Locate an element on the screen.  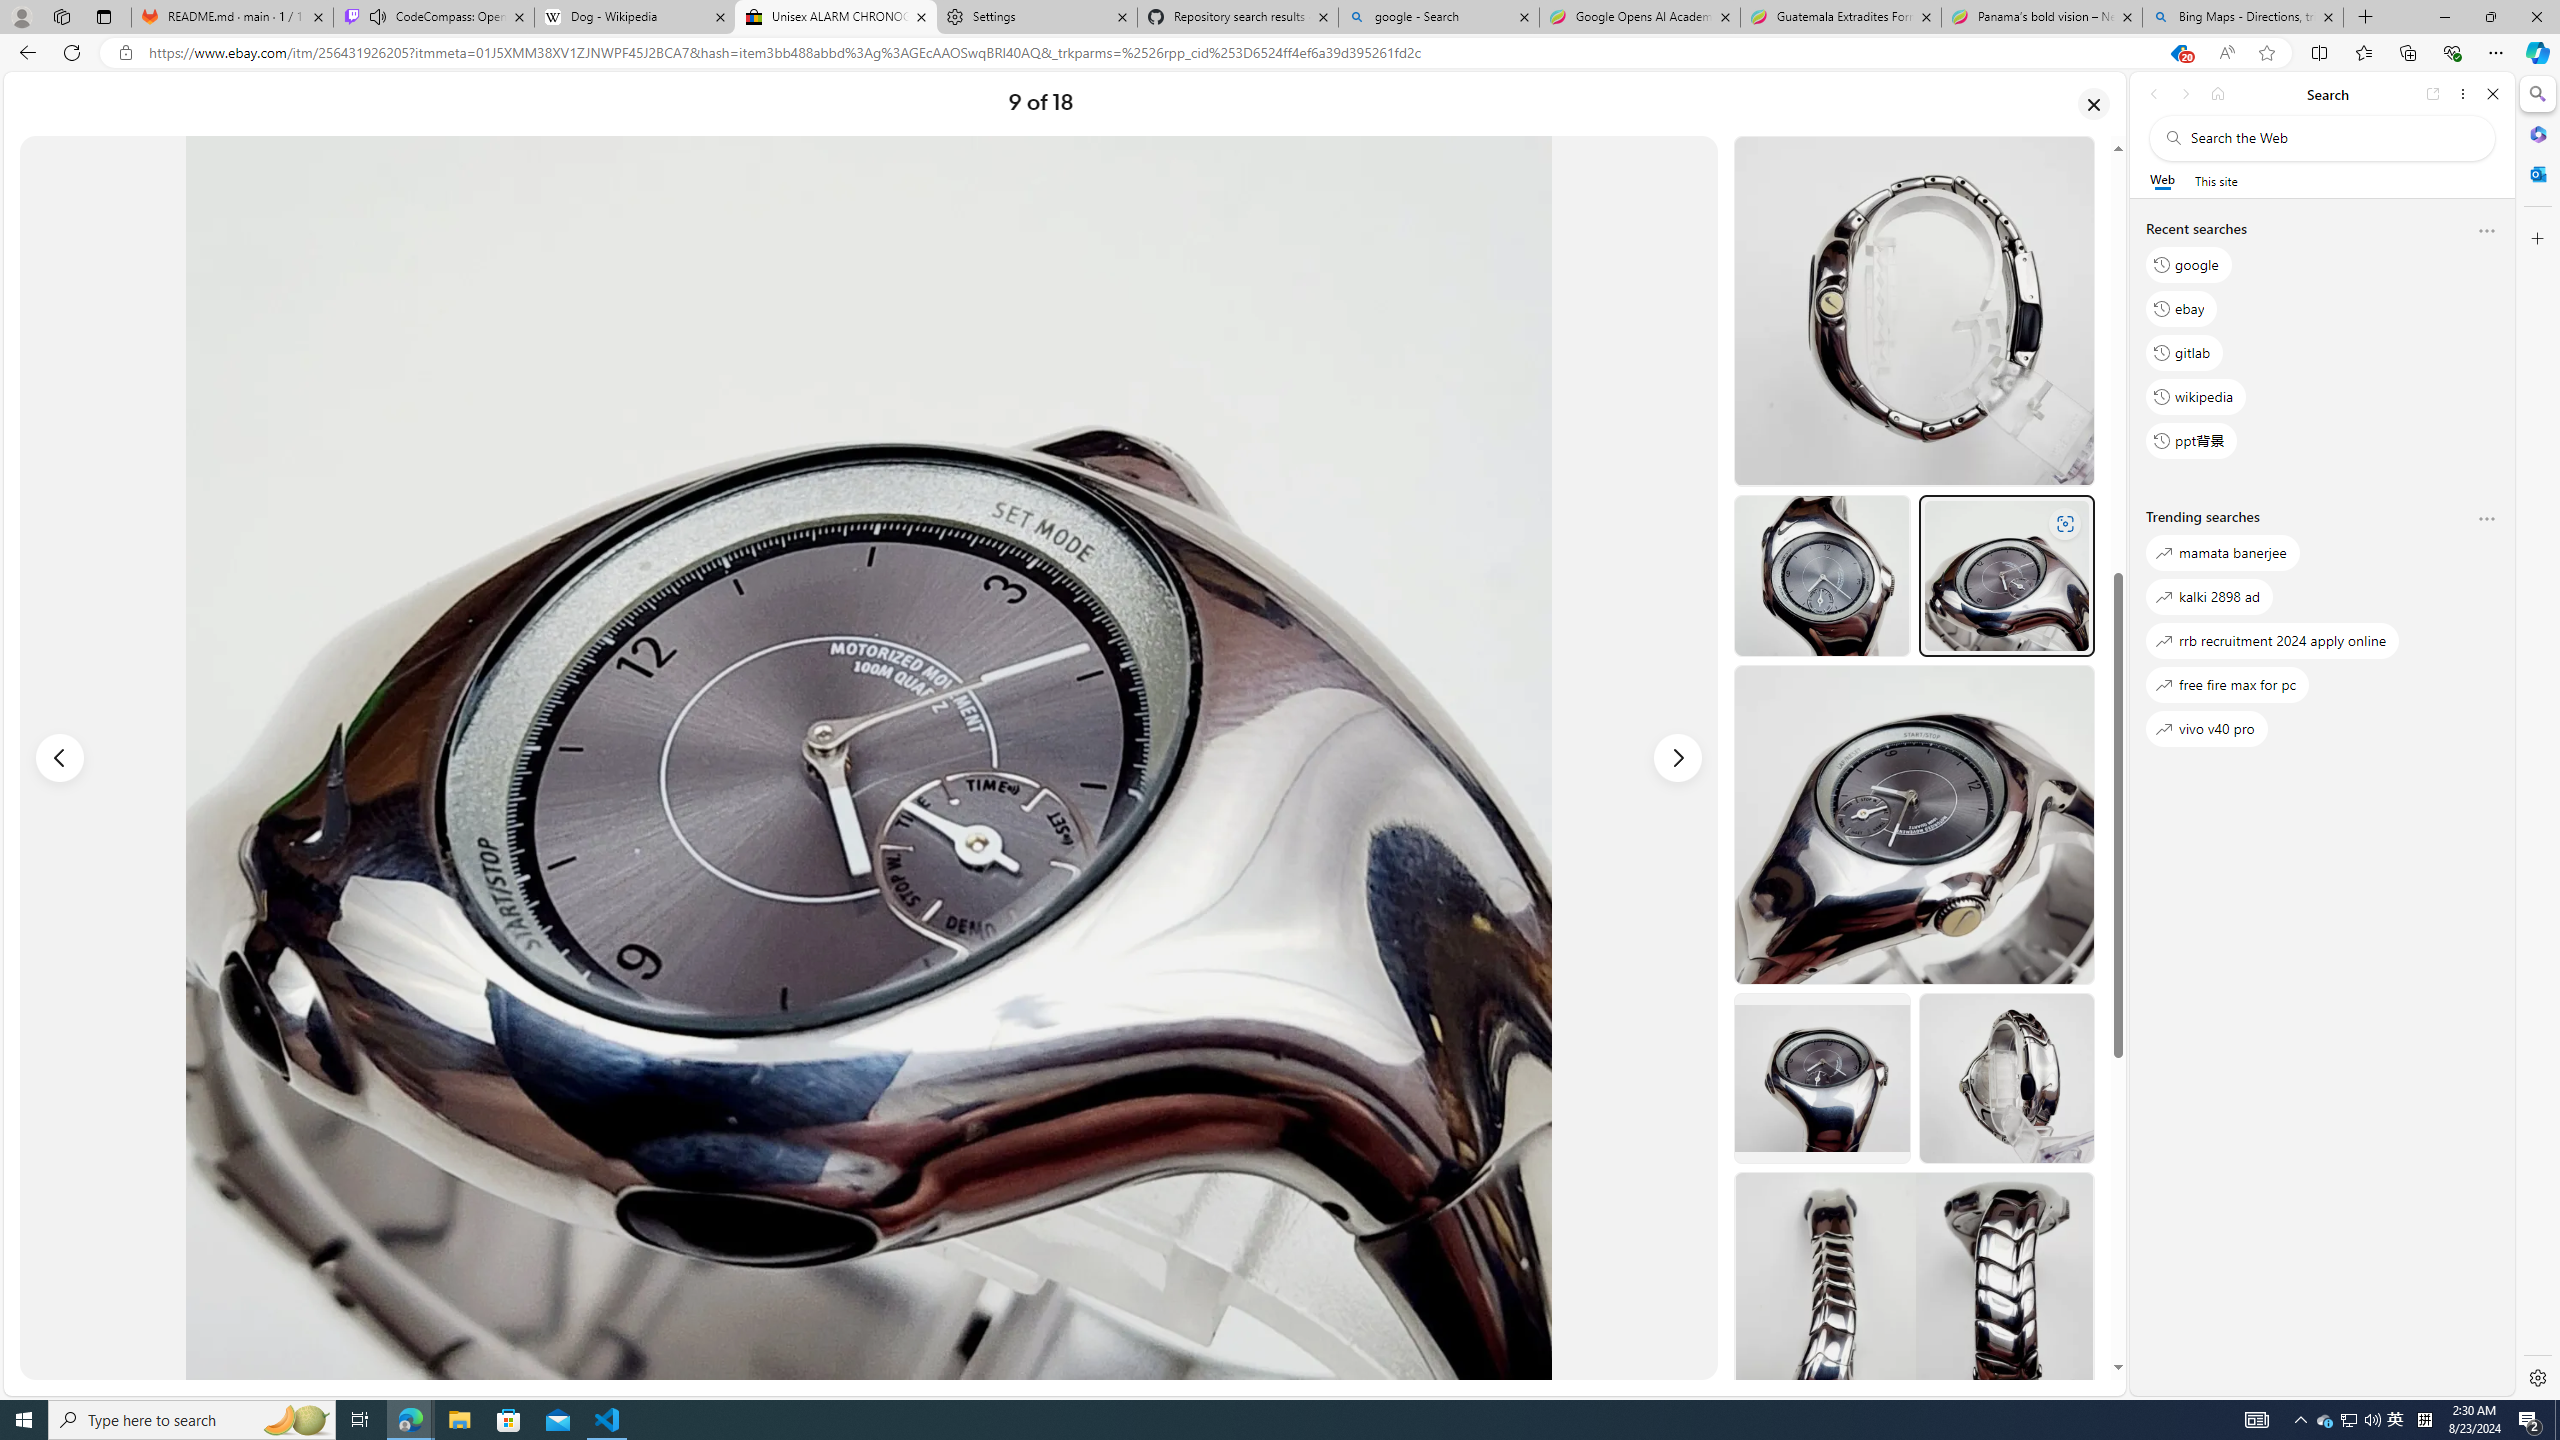
'Dog - Wikipedia' is located at coordinates (633, 16).